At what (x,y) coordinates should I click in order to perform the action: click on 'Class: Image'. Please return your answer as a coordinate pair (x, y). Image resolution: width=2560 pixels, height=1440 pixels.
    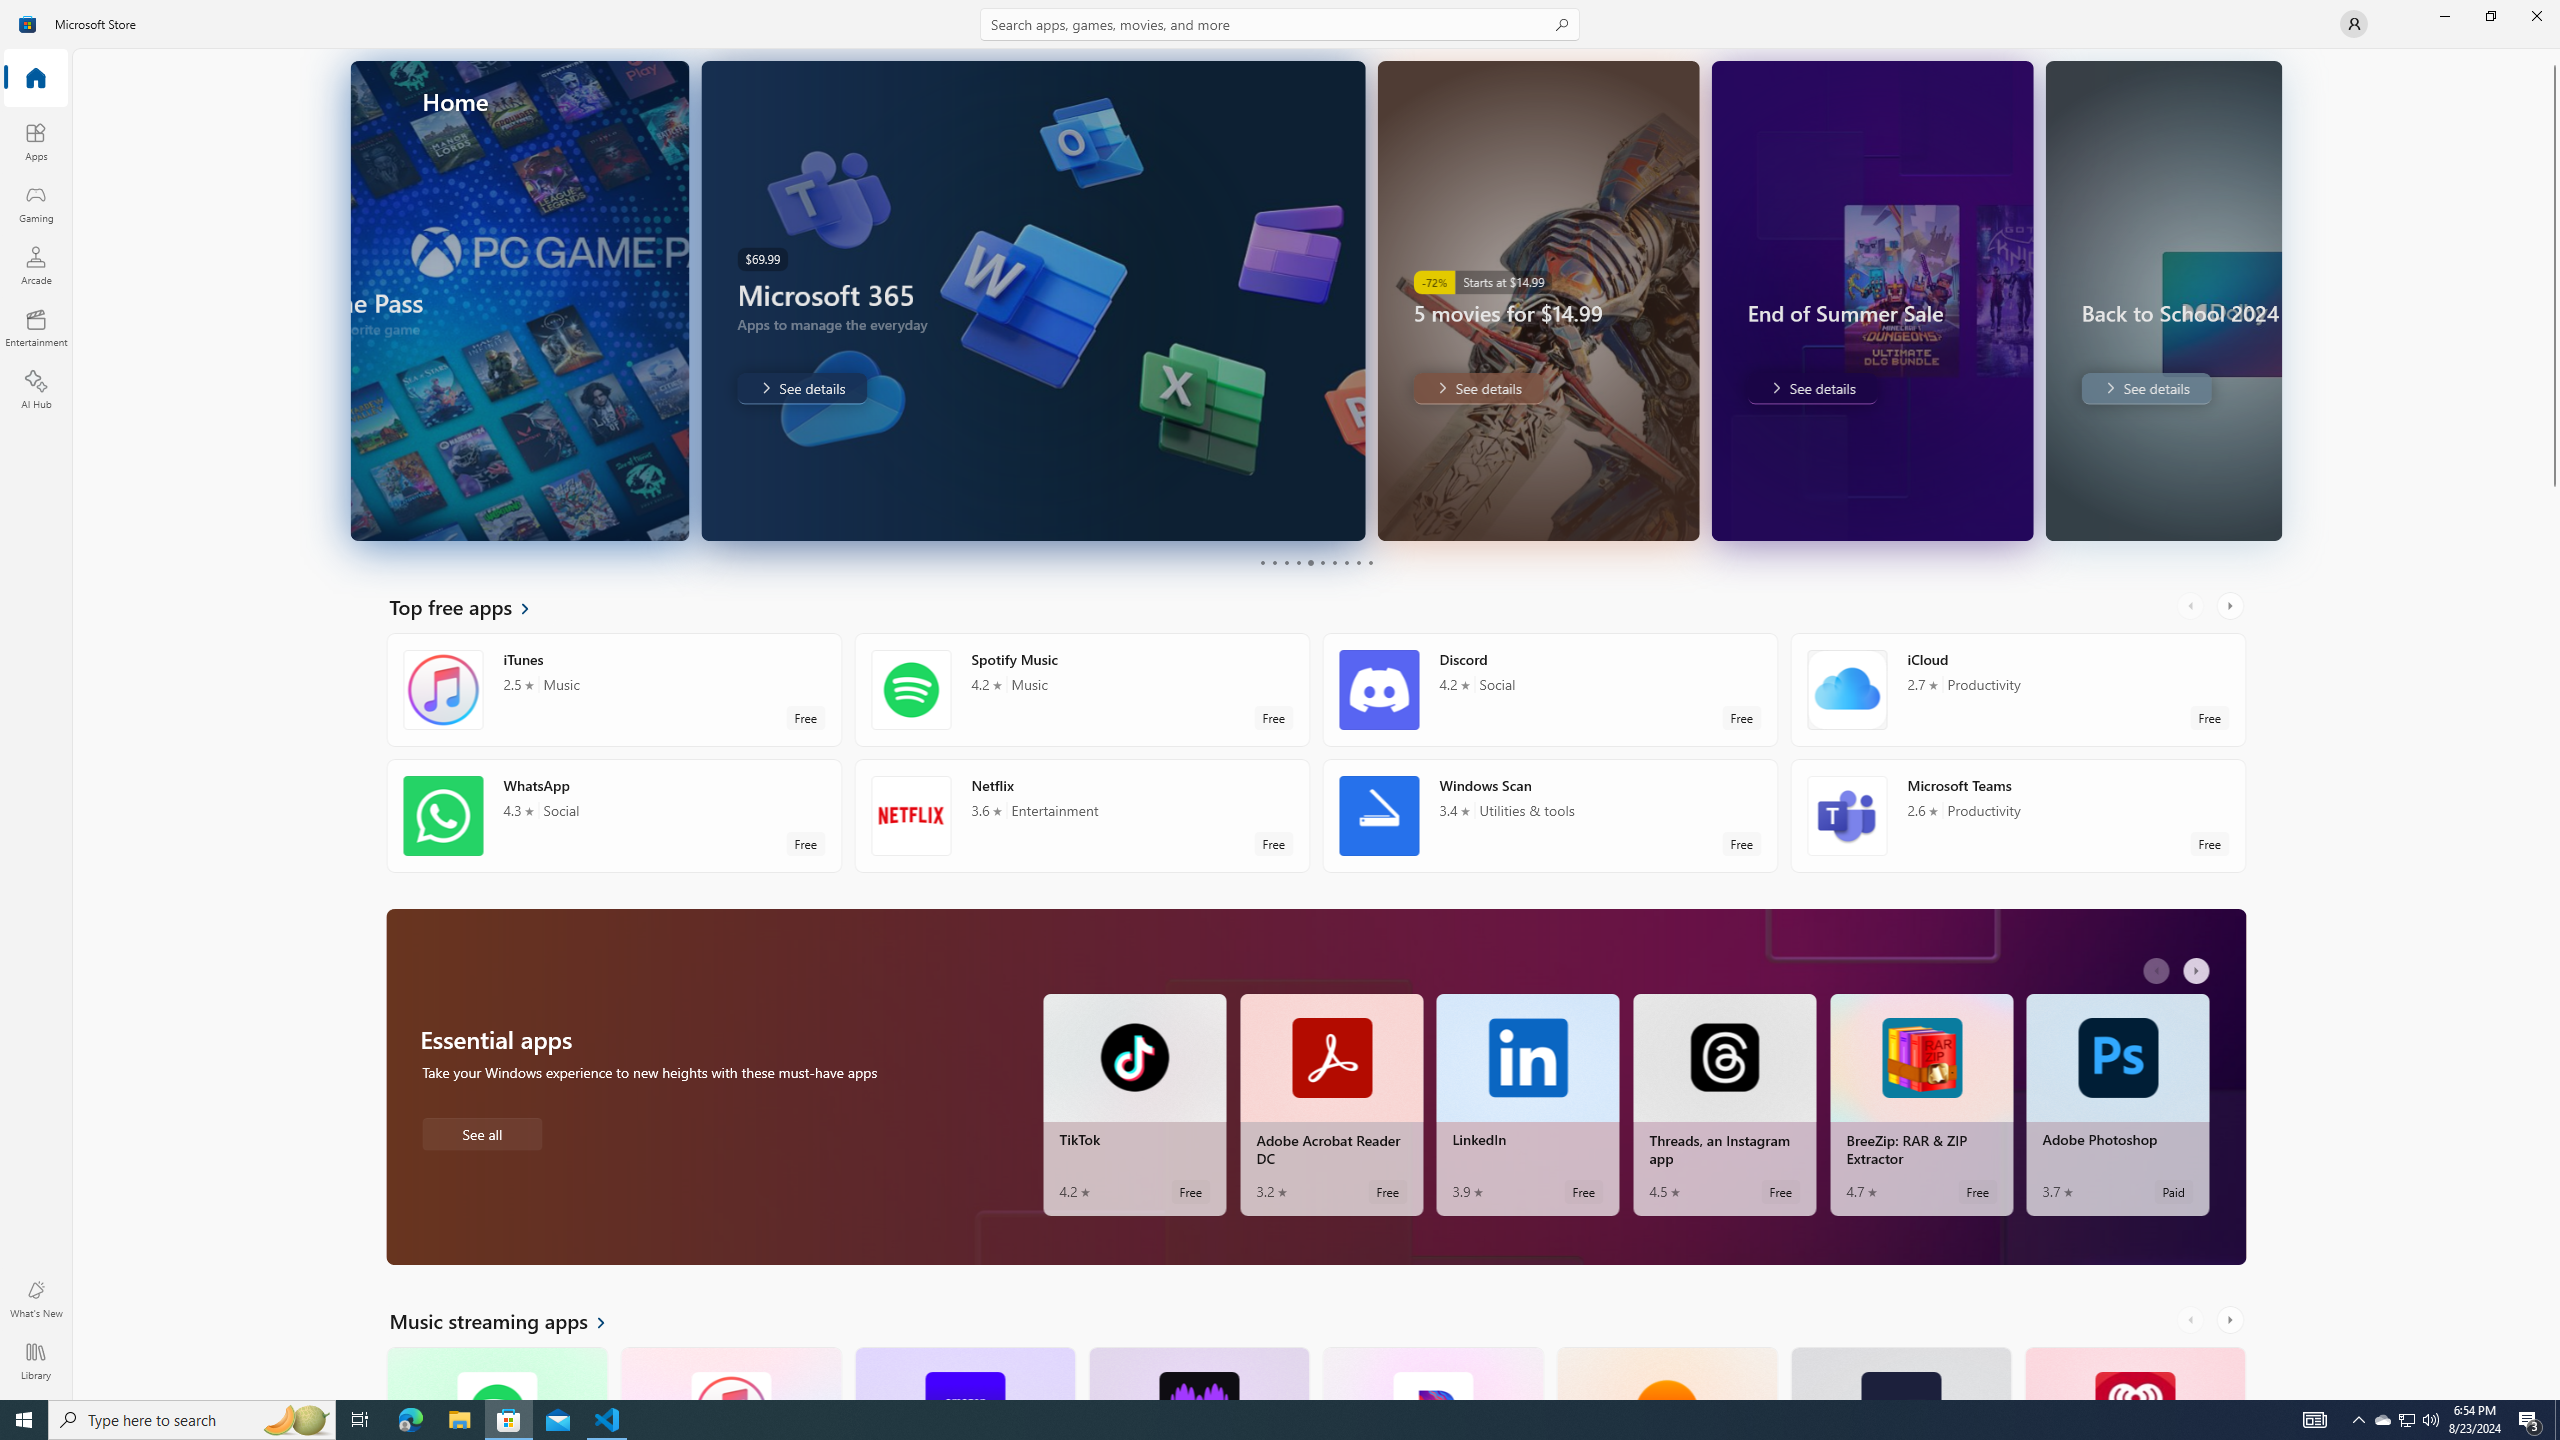
    Looking at the image, I should click on (28, 22).